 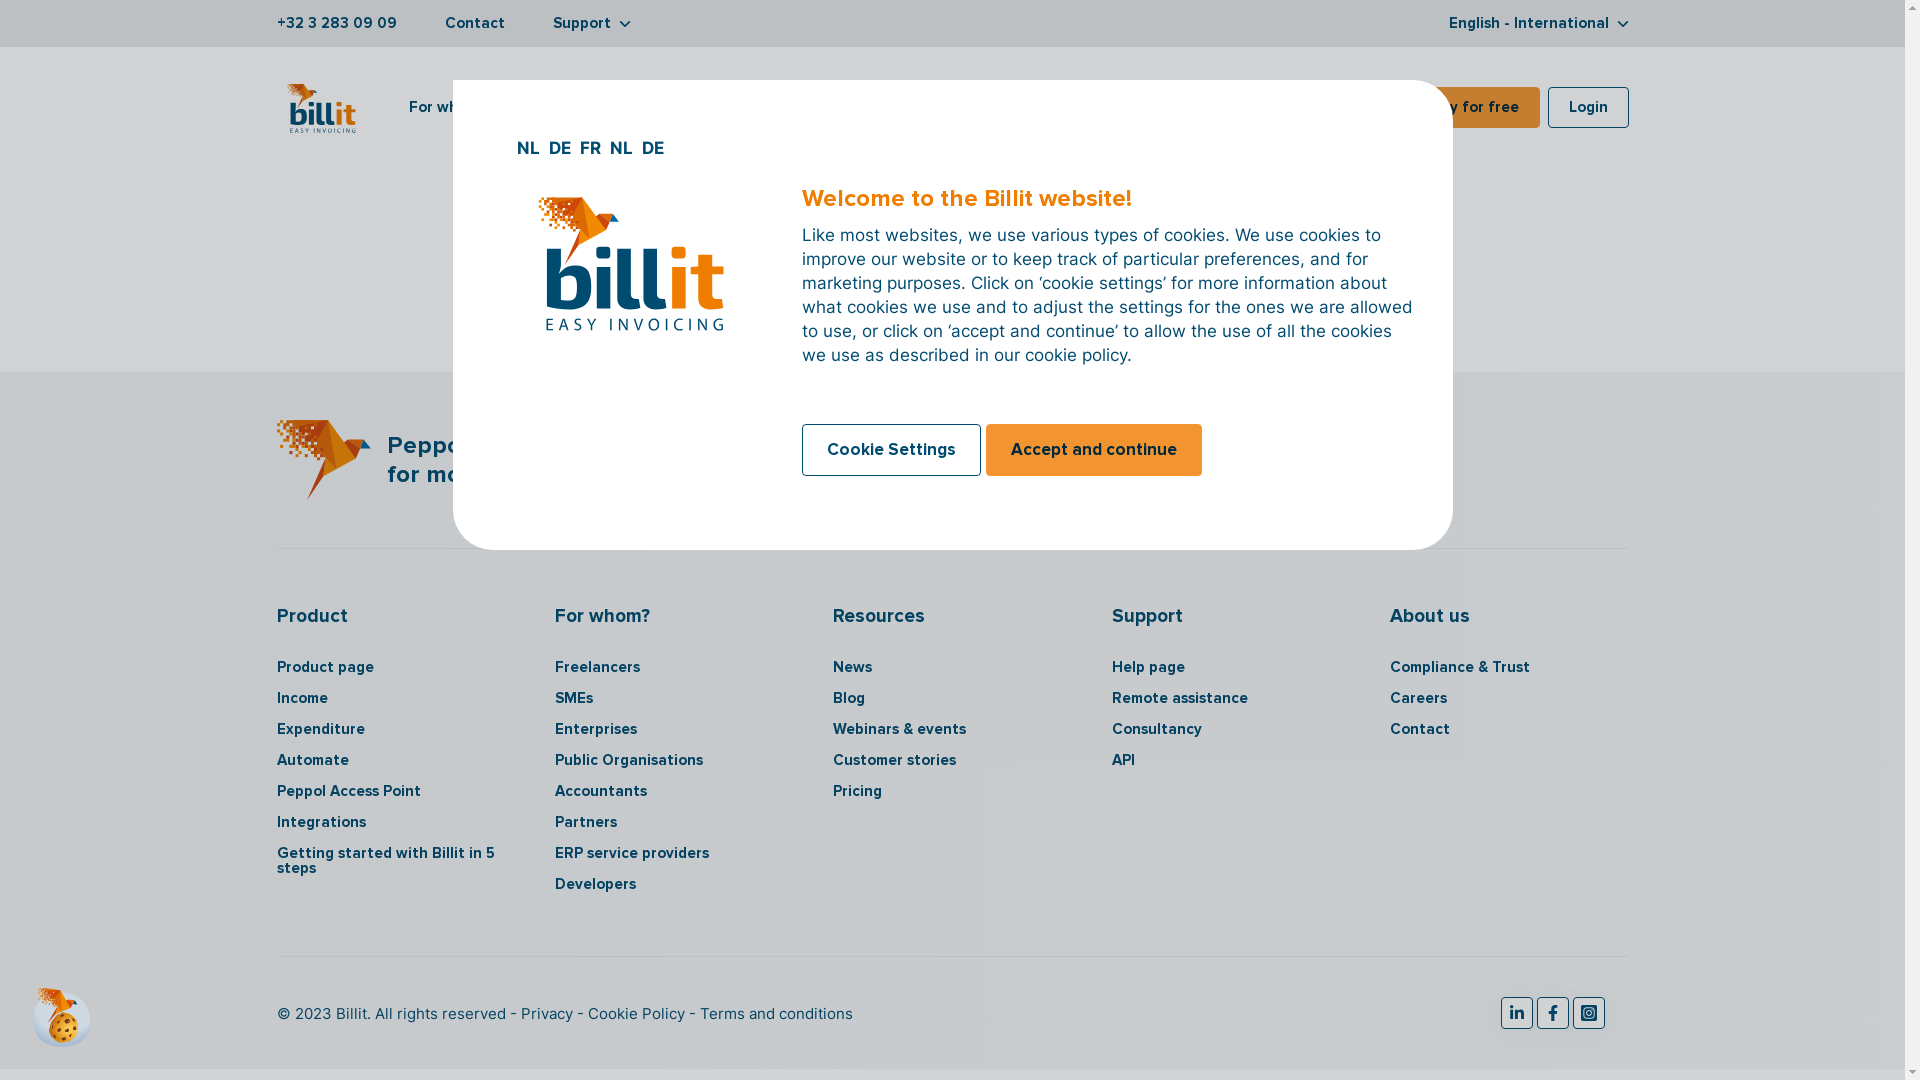 What do you see at coordinates (950, 760) in the screenshot?
I see `'Customer stories'` at bounding box center [950, 760].